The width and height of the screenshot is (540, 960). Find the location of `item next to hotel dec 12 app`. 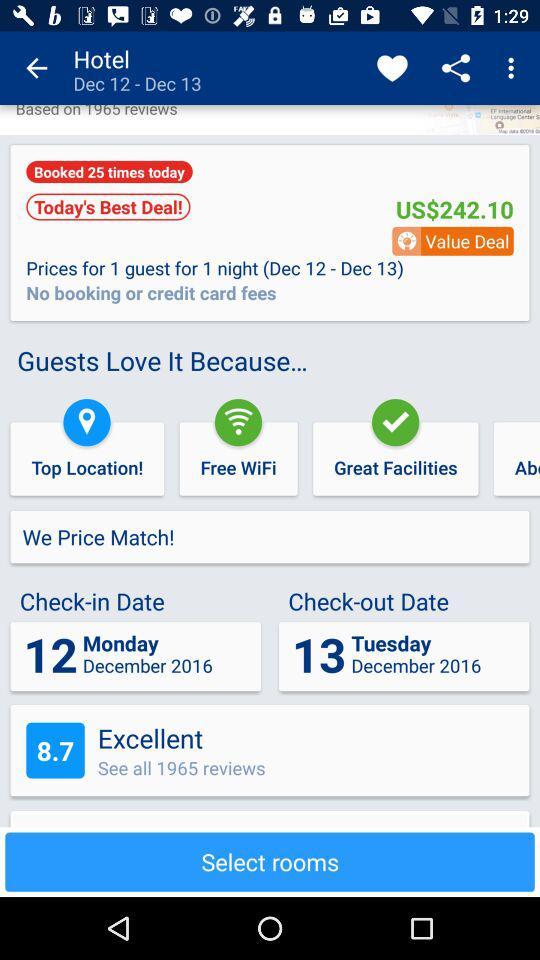

item next to hotel dec 12 app is located at coordinates (393, 68).